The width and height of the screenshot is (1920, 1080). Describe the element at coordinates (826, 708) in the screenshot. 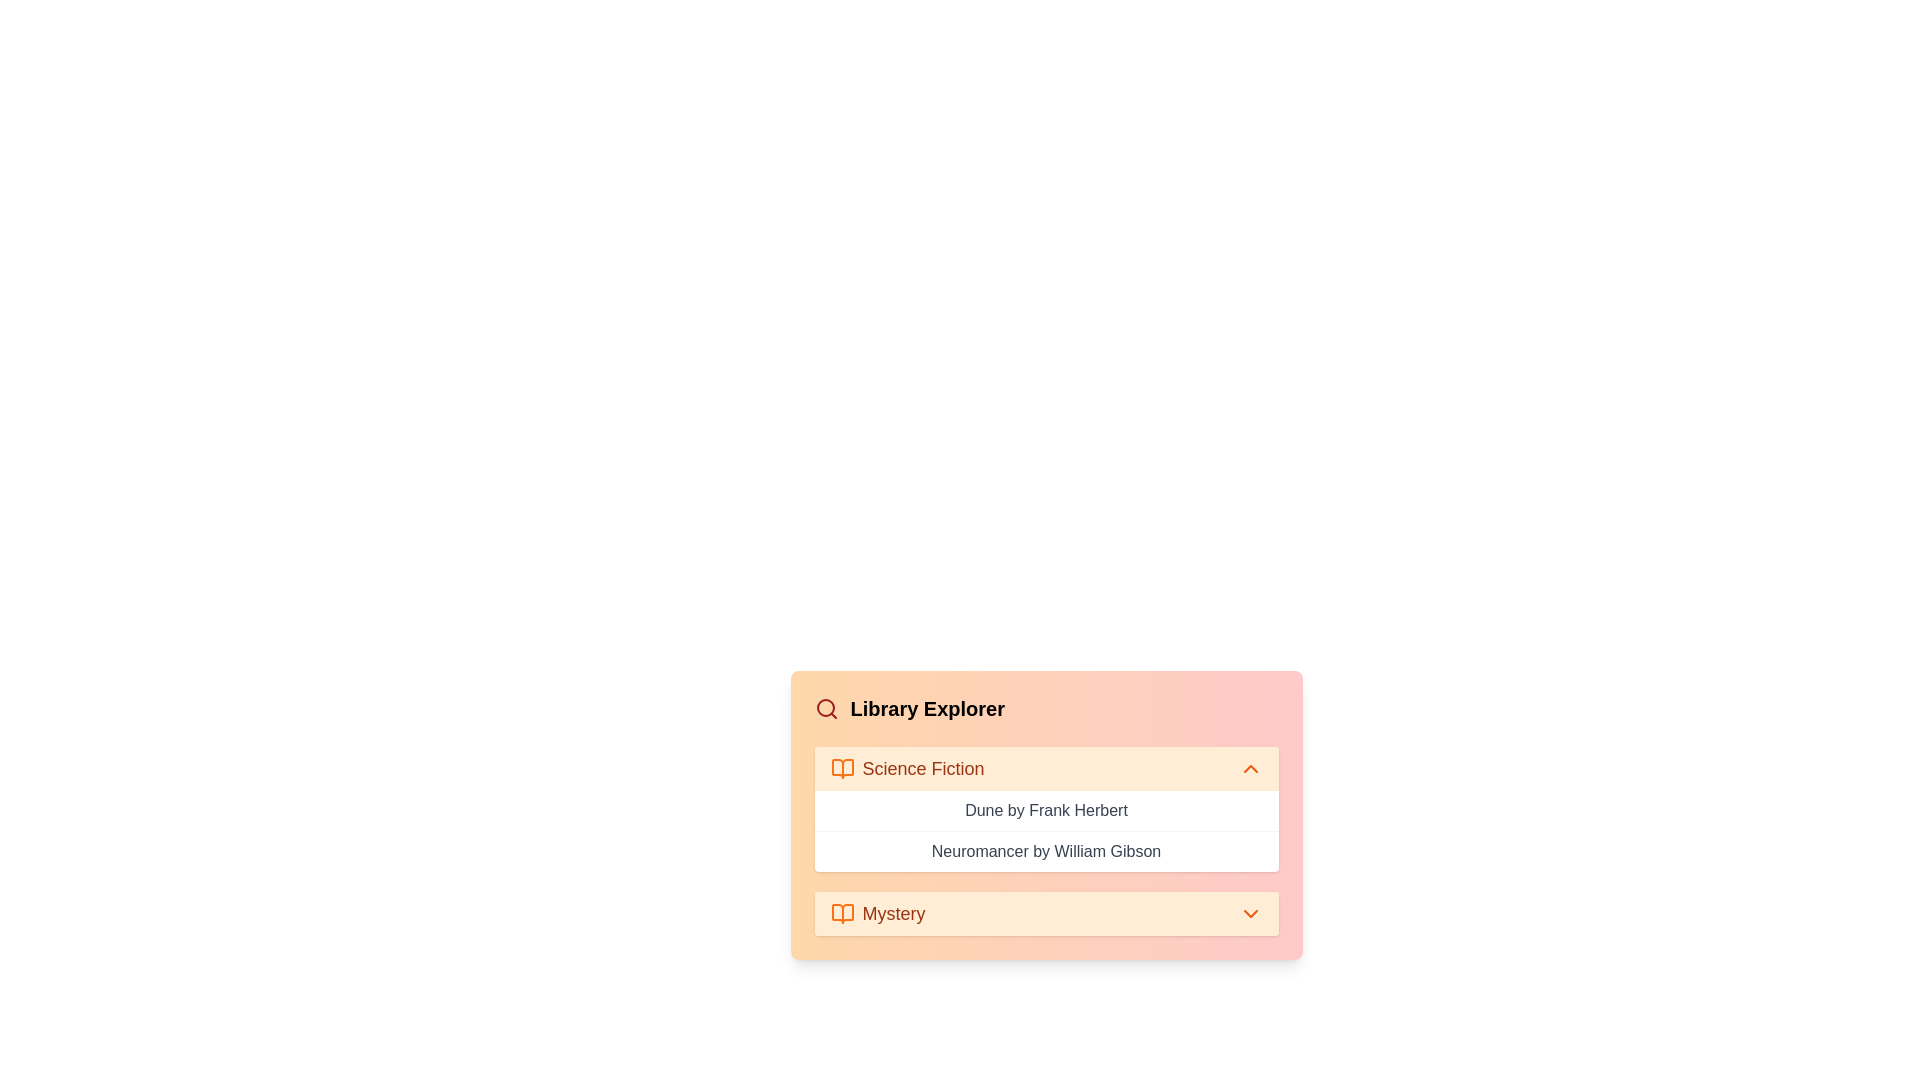

I see `the search icon to activate the search functionality` at that location.